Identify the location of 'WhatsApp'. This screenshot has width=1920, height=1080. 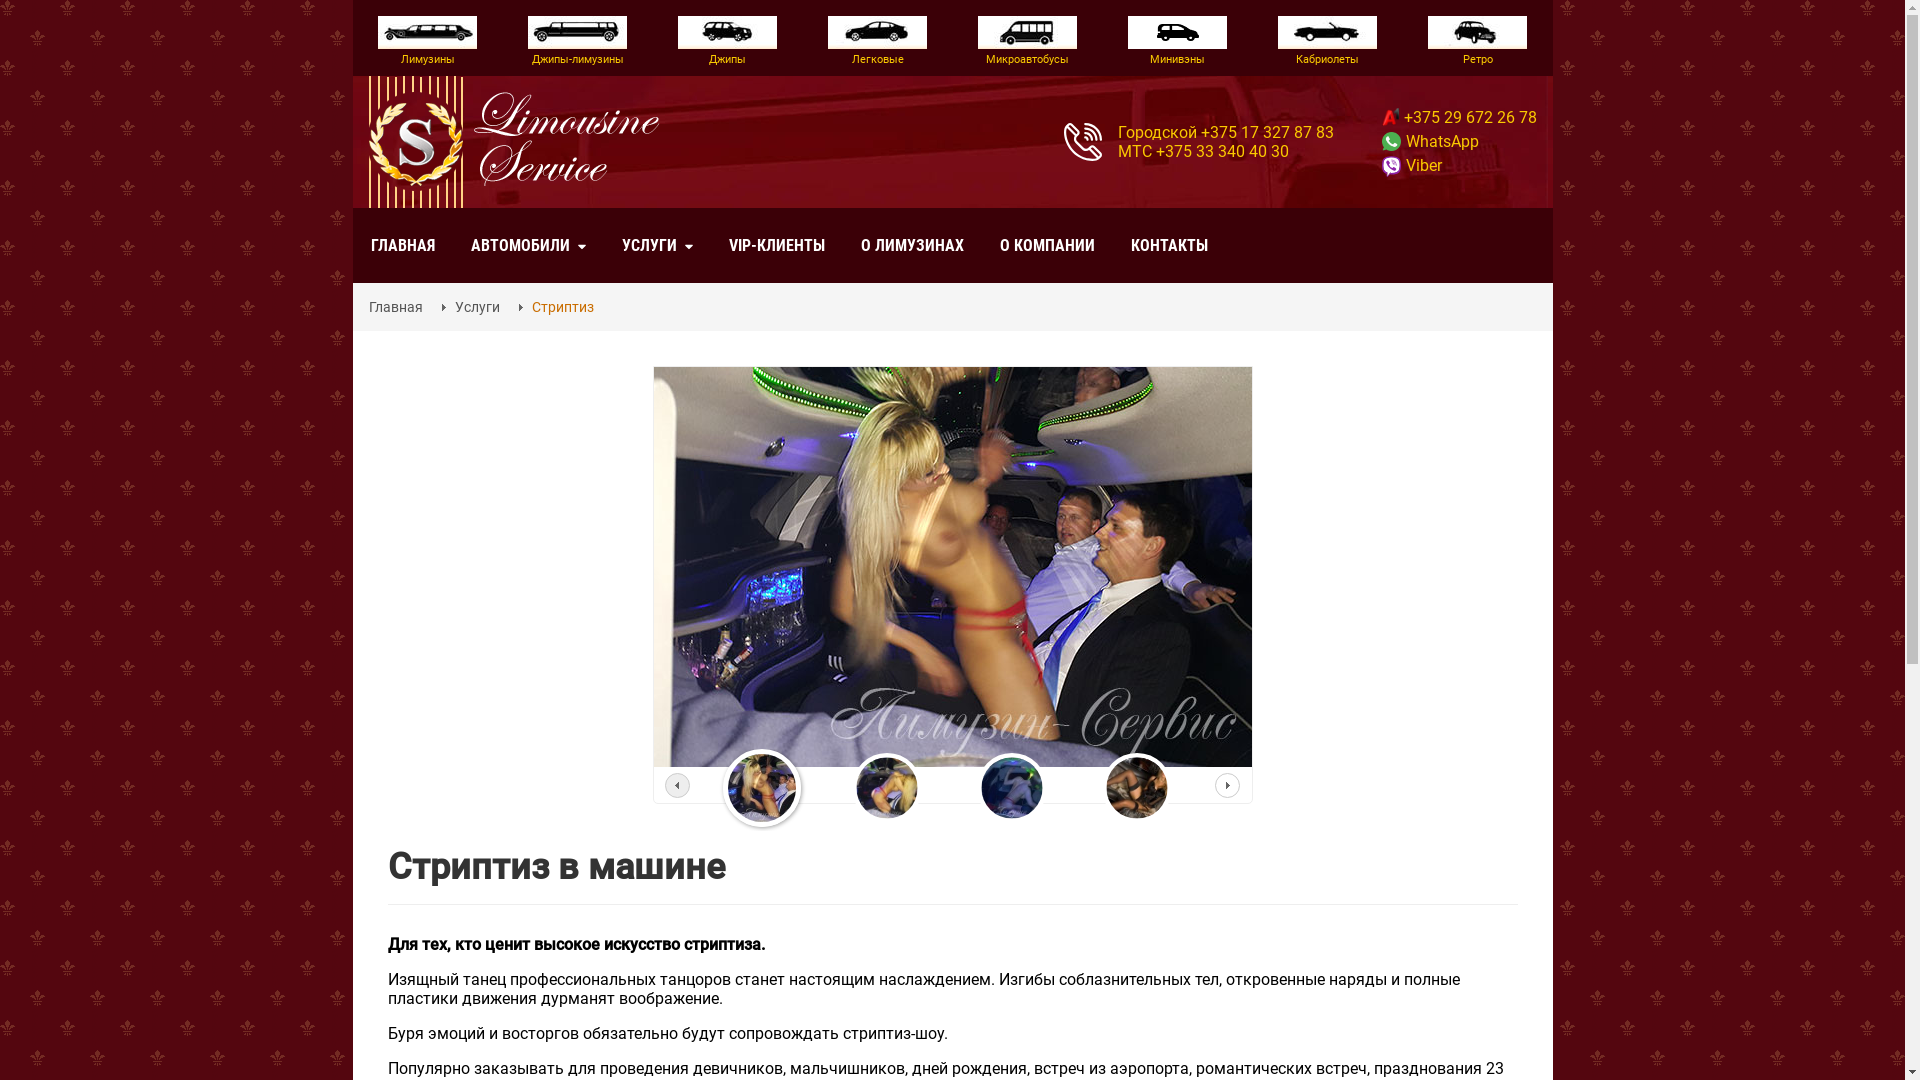
(1429, 140).